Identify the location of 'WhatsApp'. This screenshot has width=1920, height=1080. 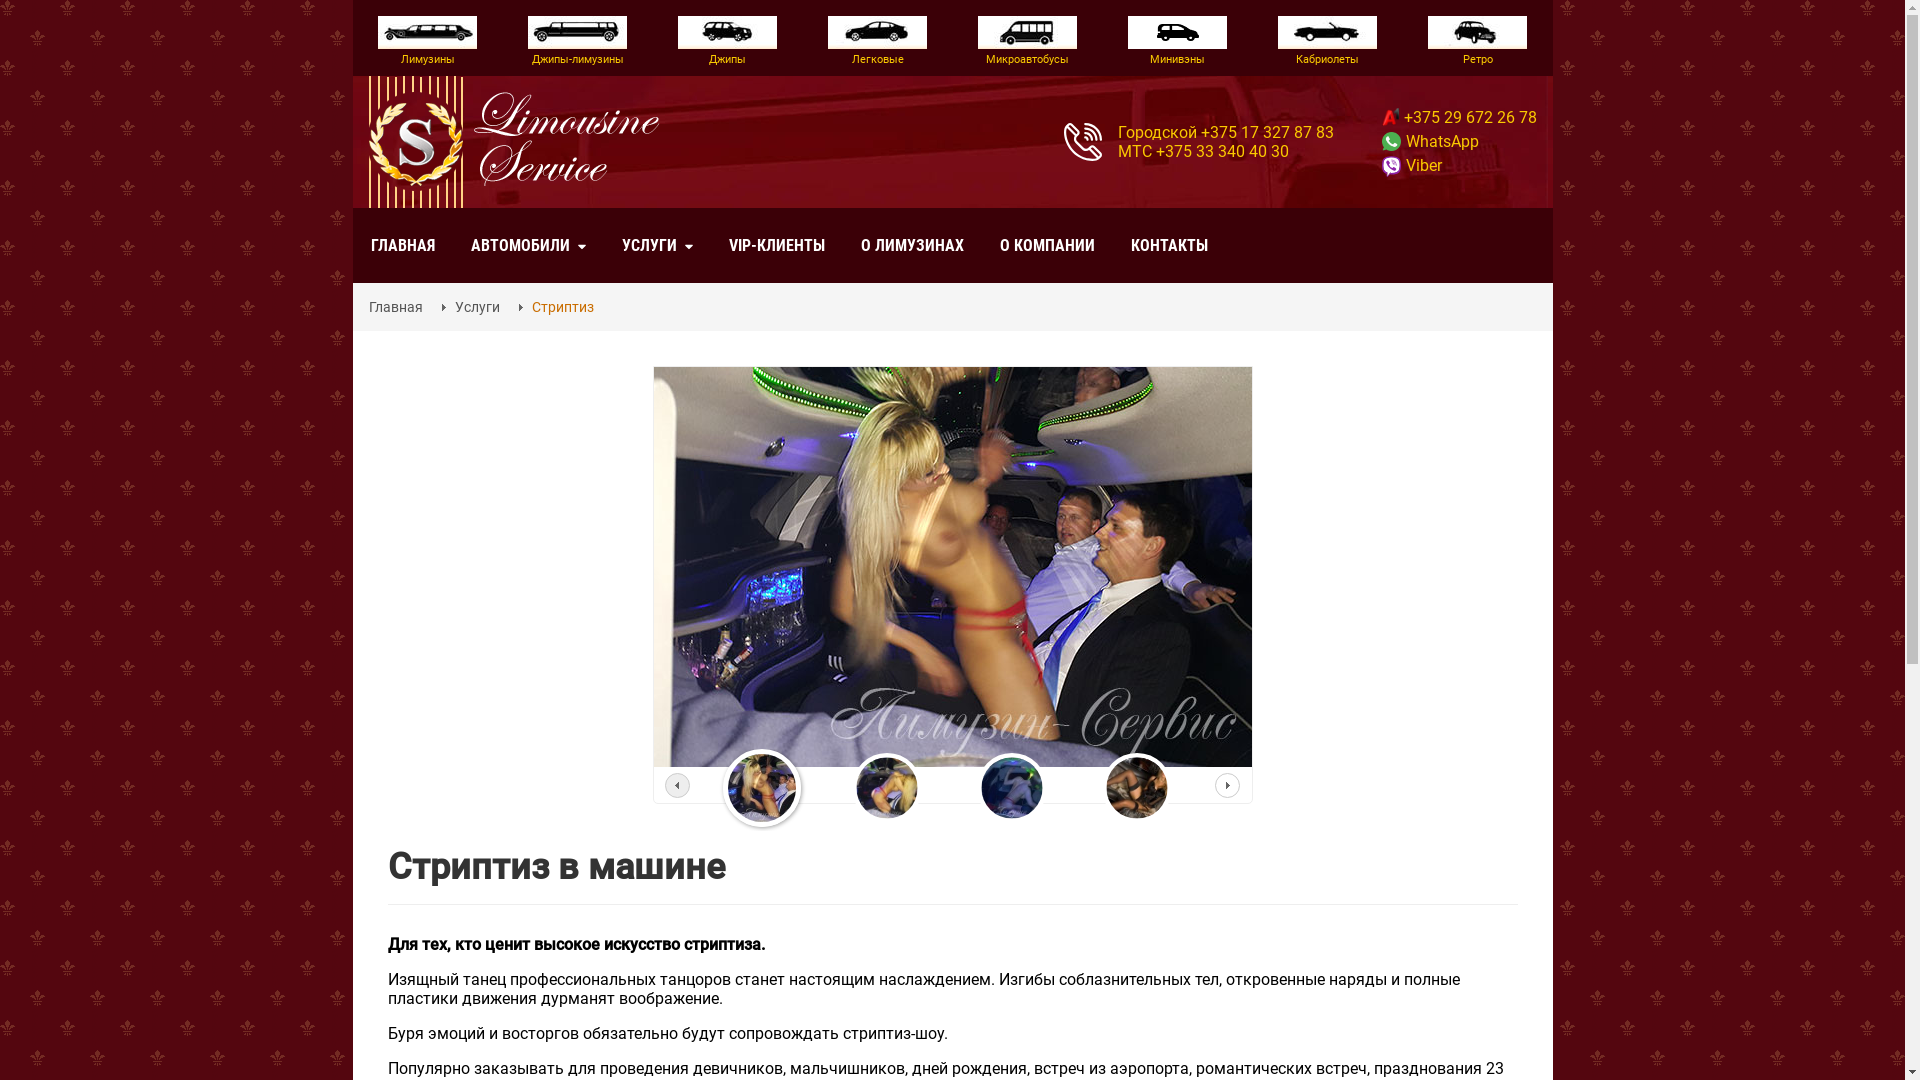
(1429, 140).